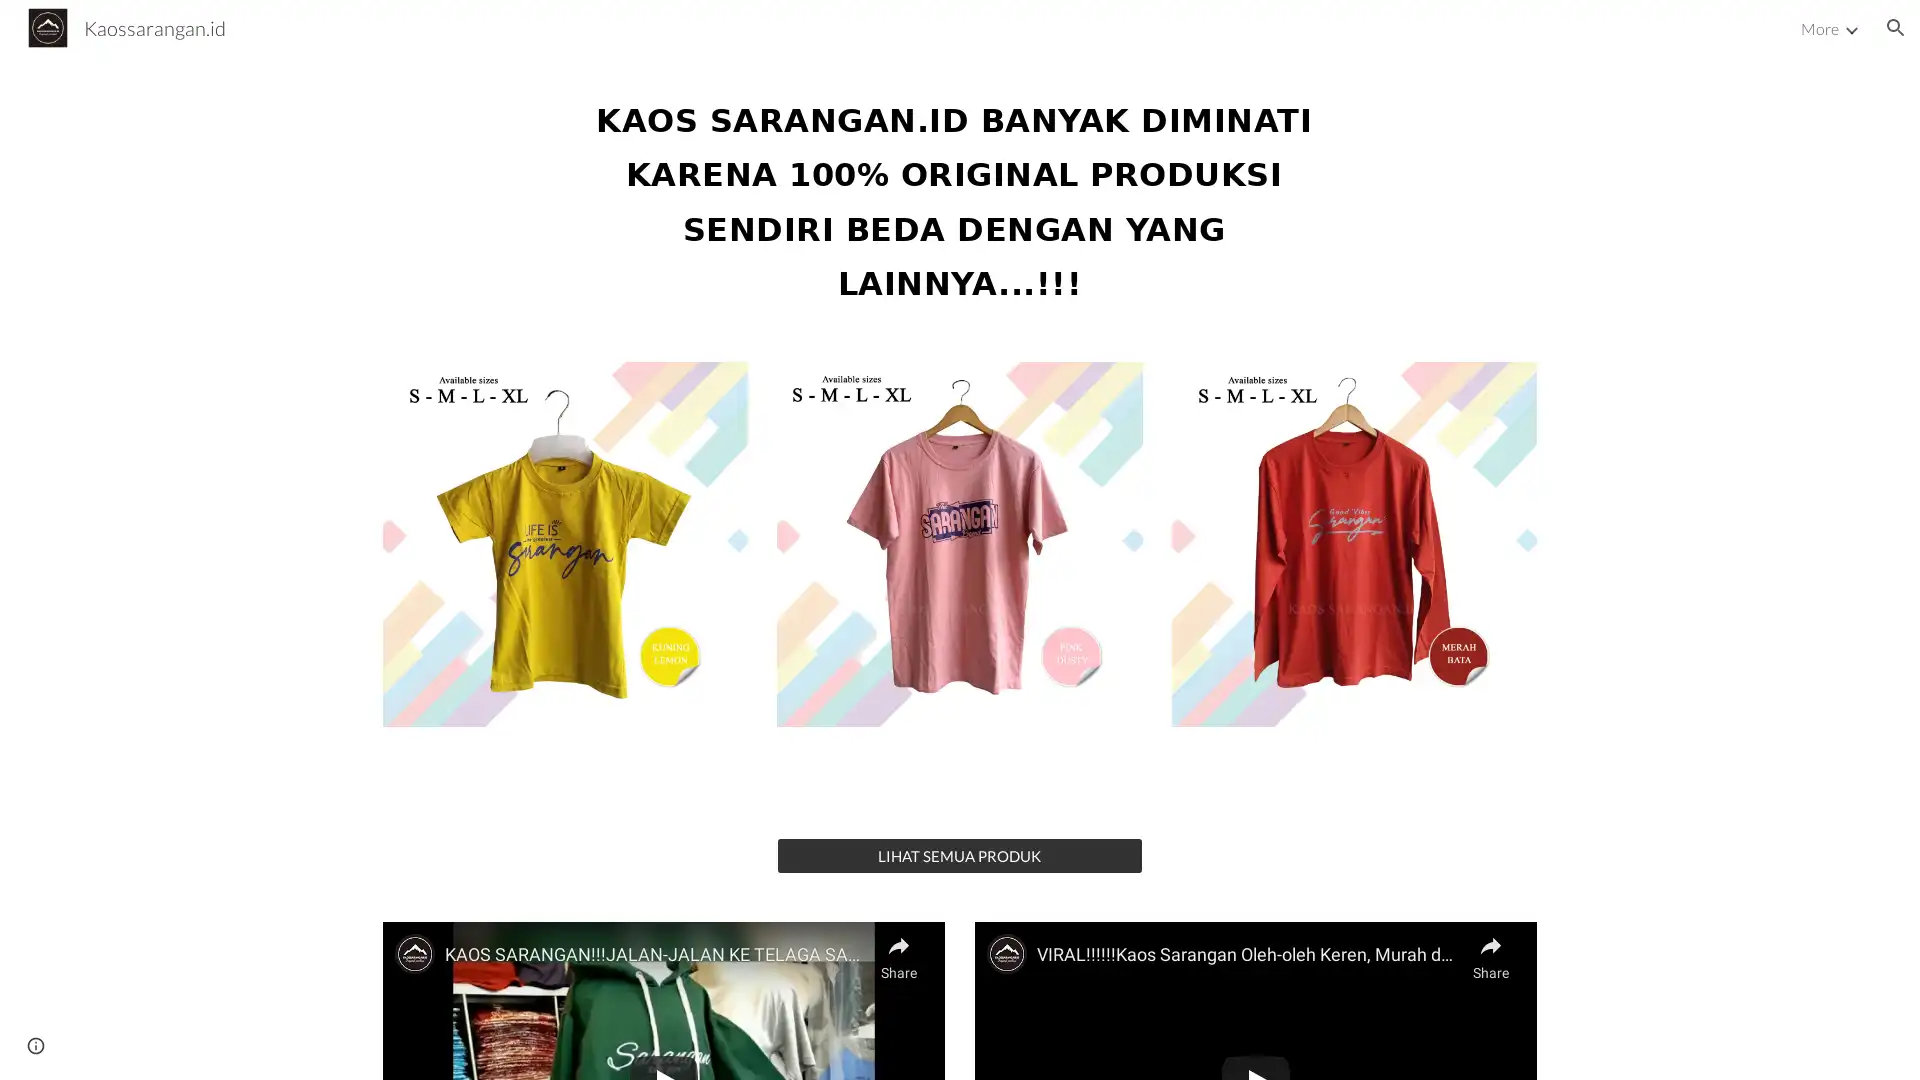  I want to click on Copy heading link, so click(1353, 196).